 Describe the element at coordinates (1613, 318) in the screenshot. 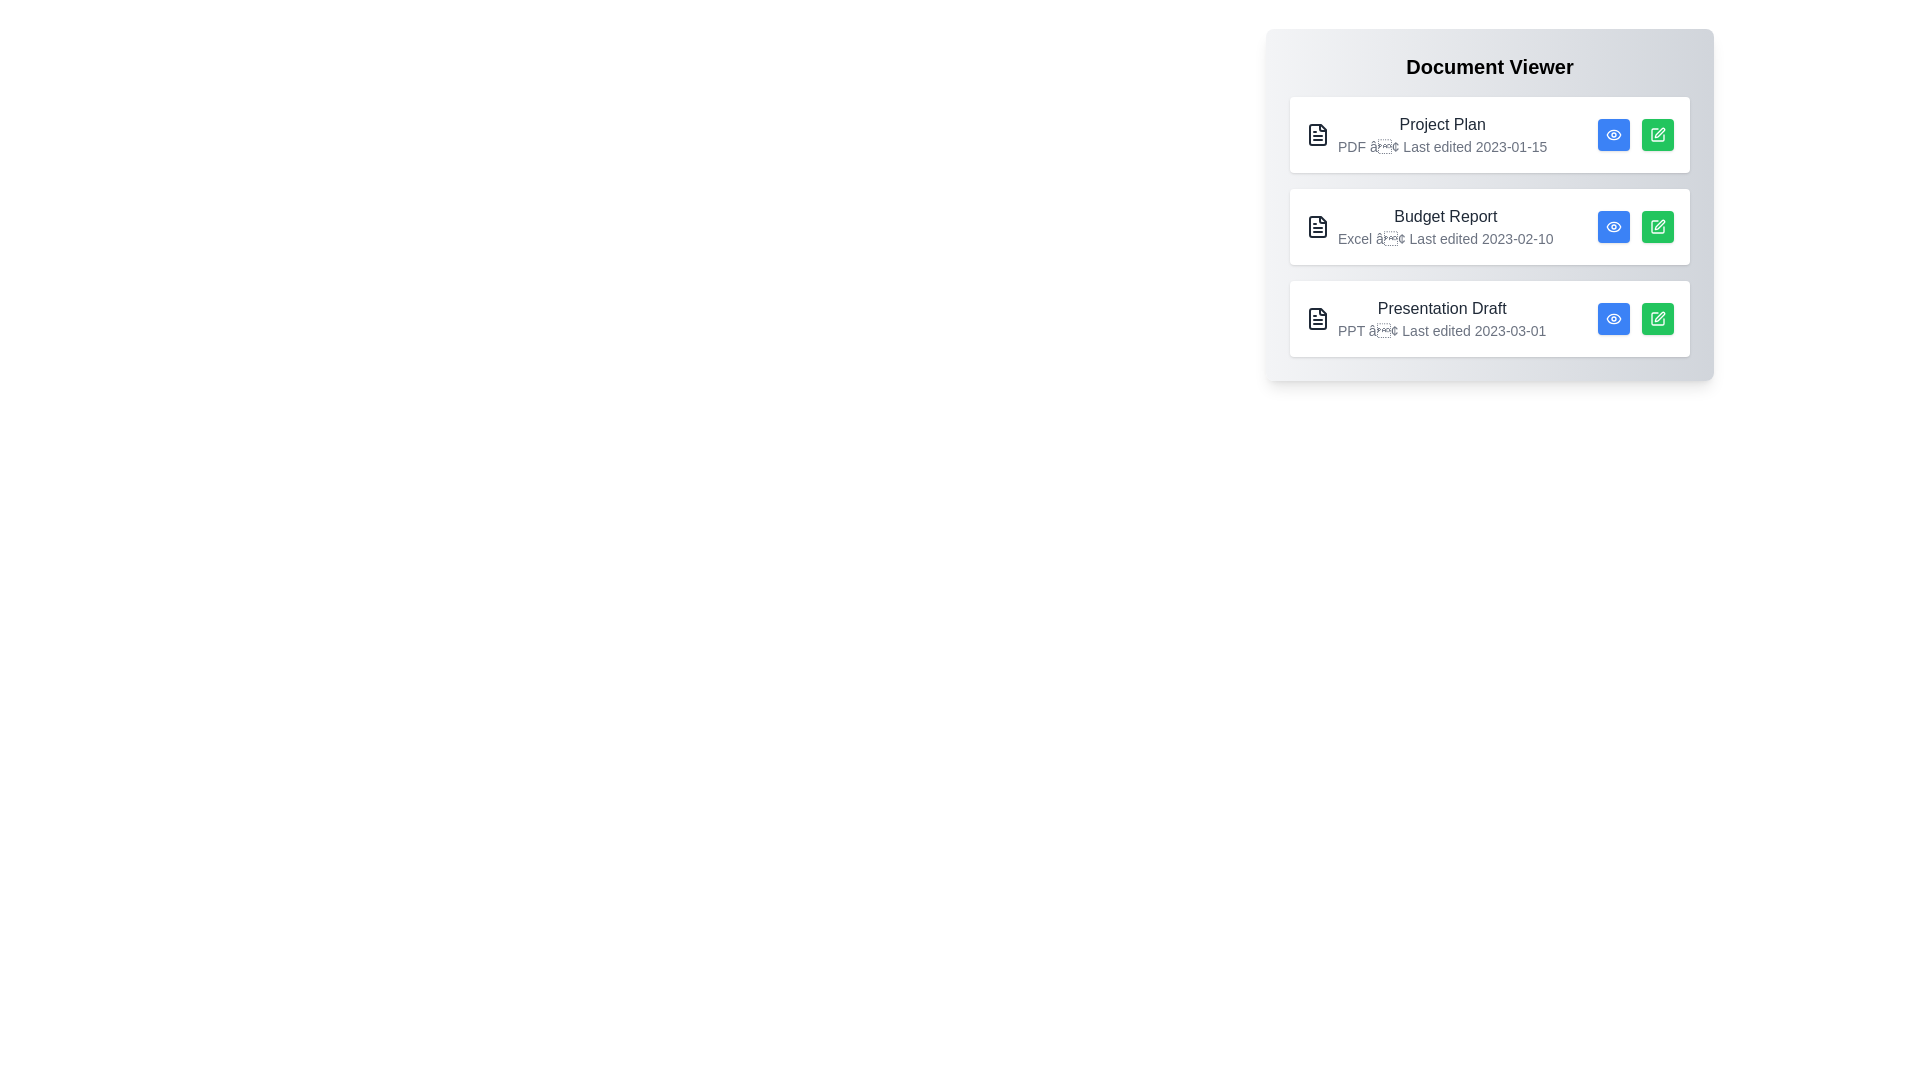

I see `eye icon for the document titled Presentation Draft to view its details` at that location.